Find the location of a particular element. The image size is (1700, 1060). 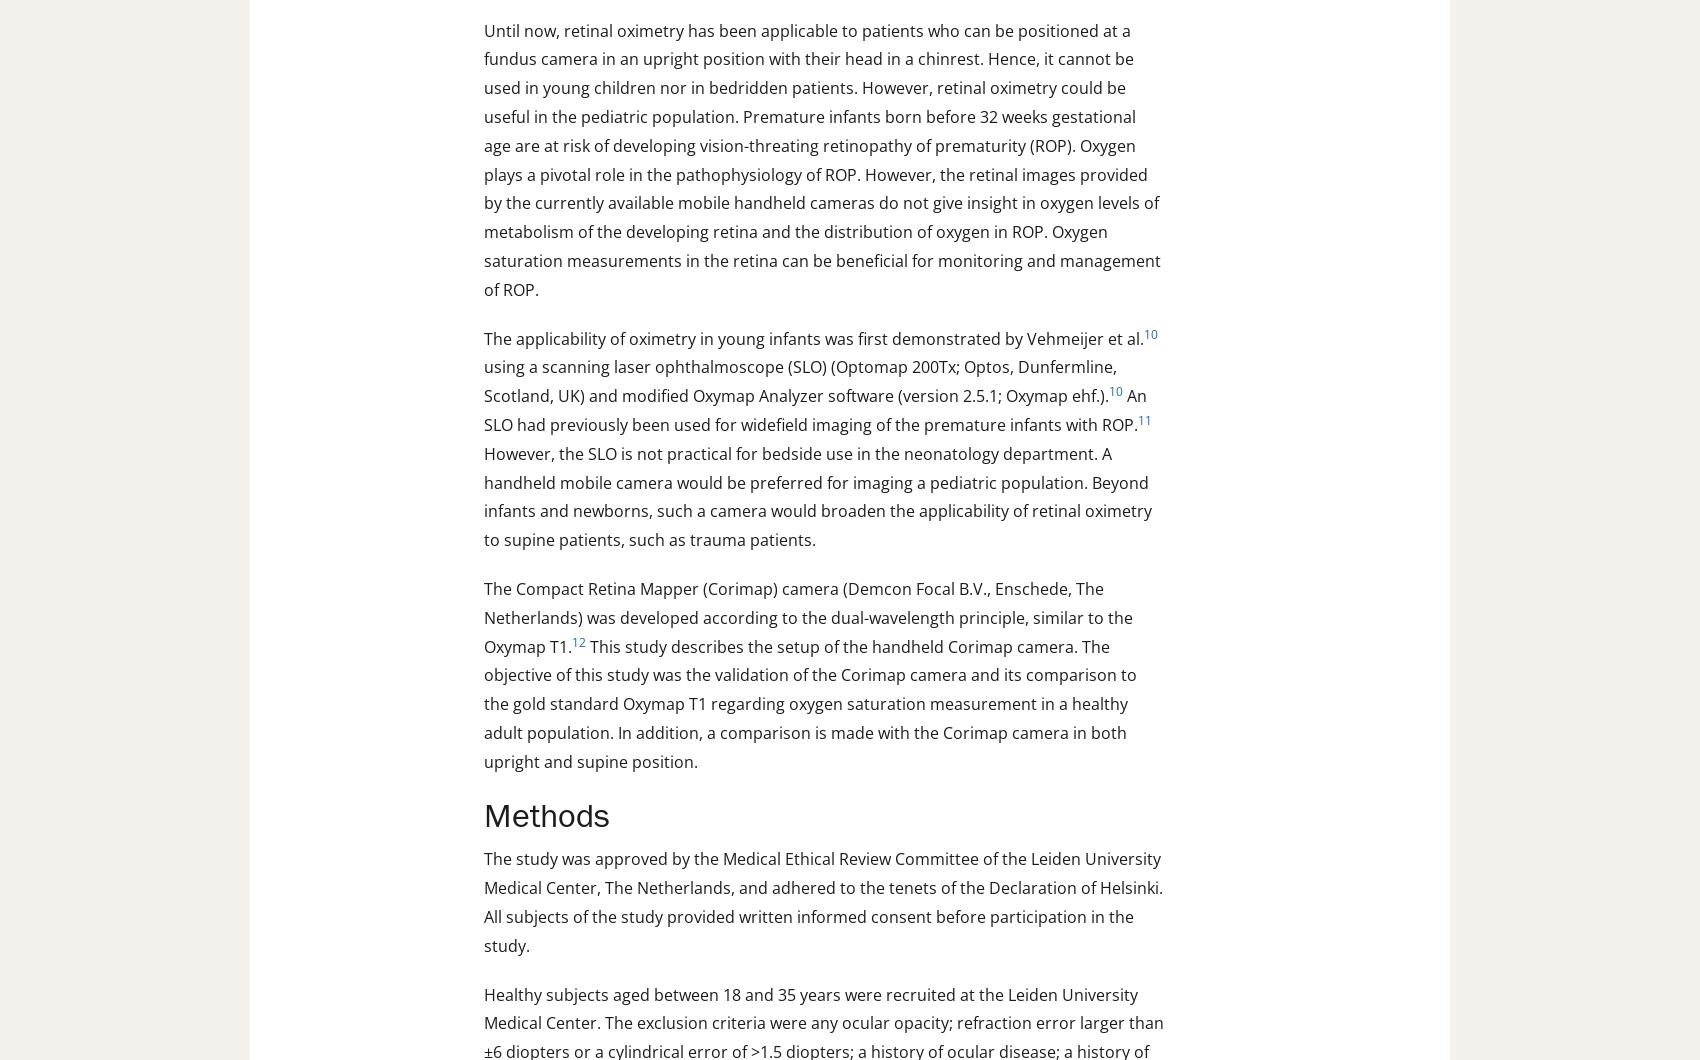

'However, the SLO is not practical for bedside use in the neonatology department. A handheld mobile camera would be preferred for imaging a pediatric population. Beyond infants and newborns, such a camera would broaden the applicability of retinal oximetry to supine patients, such as trauma patients.' is located at coordinates (817, 495).